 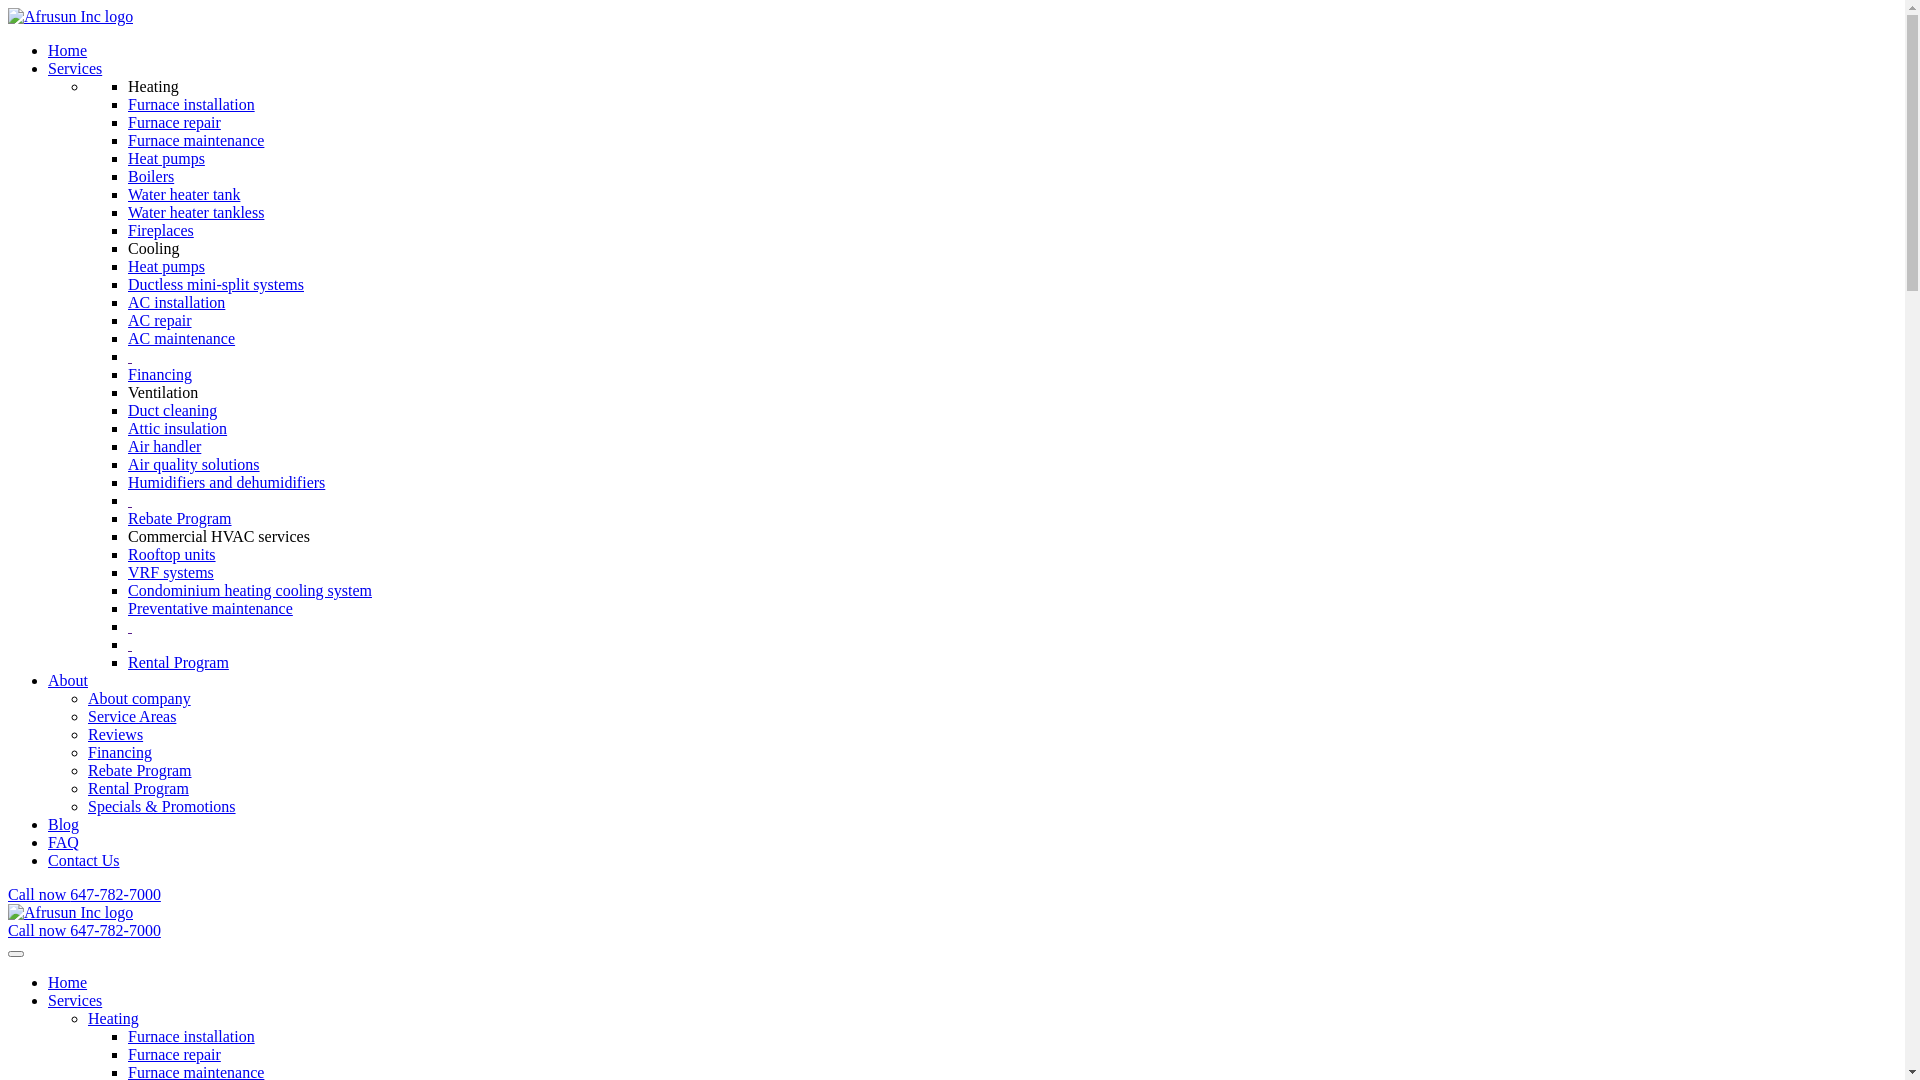 I want to click on 'Home', so click(x=67, y=981).